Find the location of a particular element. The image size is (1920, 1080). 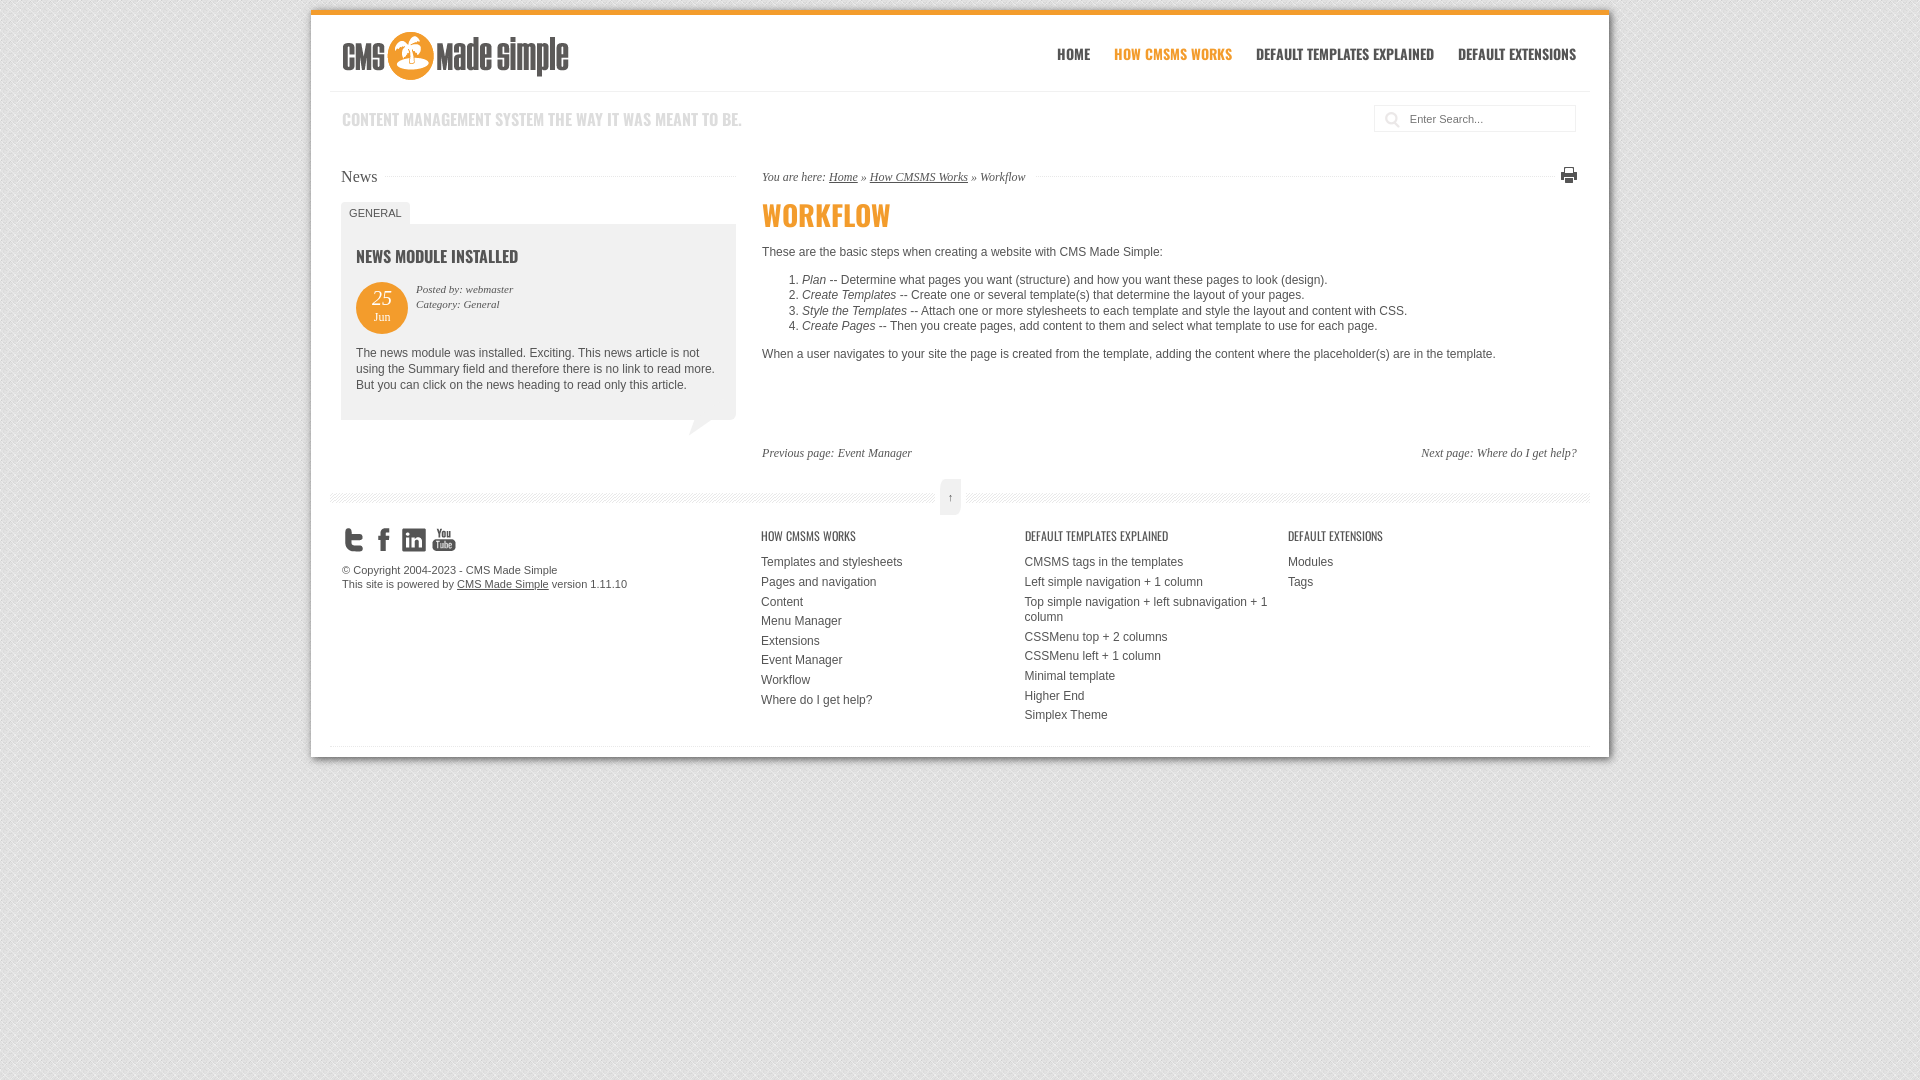

'Skip to navigation' is located at coordinates (356, 36).